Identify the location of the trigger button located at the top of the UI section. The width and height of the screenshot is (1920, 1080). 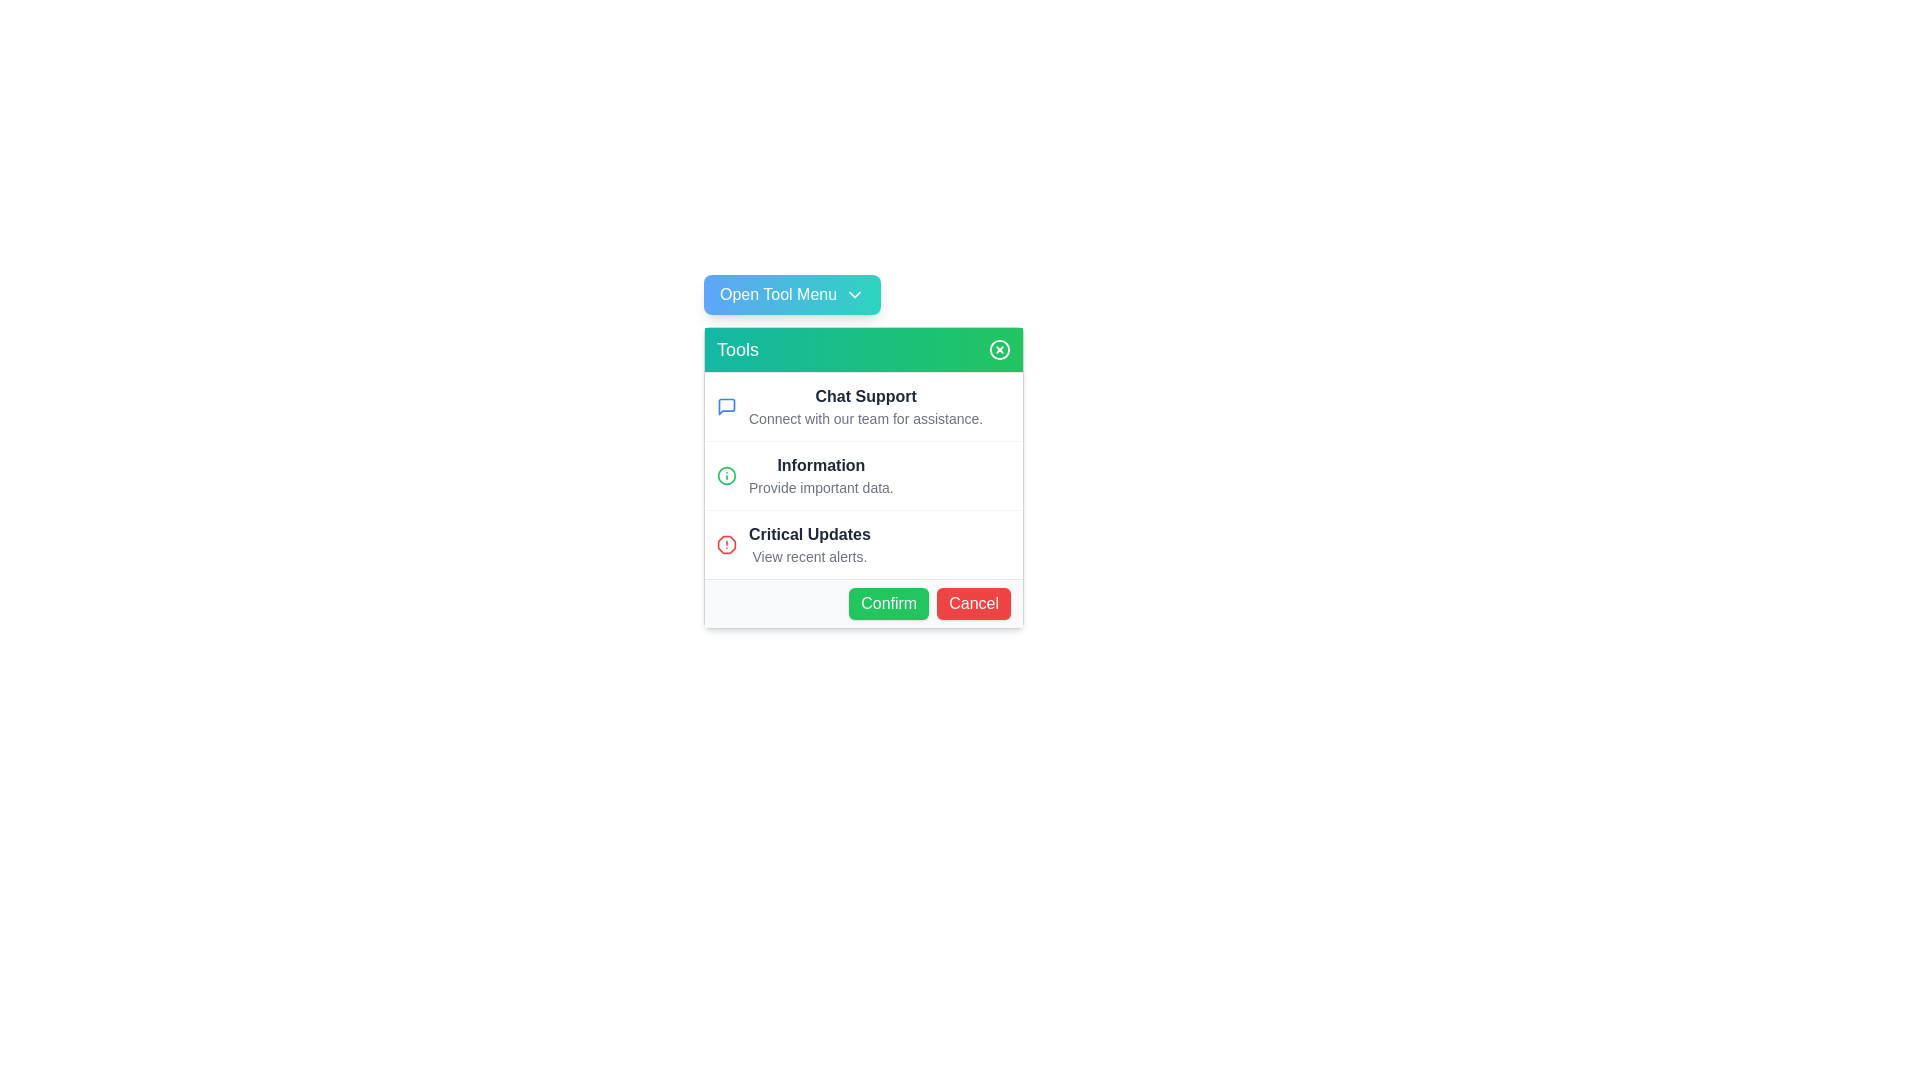
(791, 294).